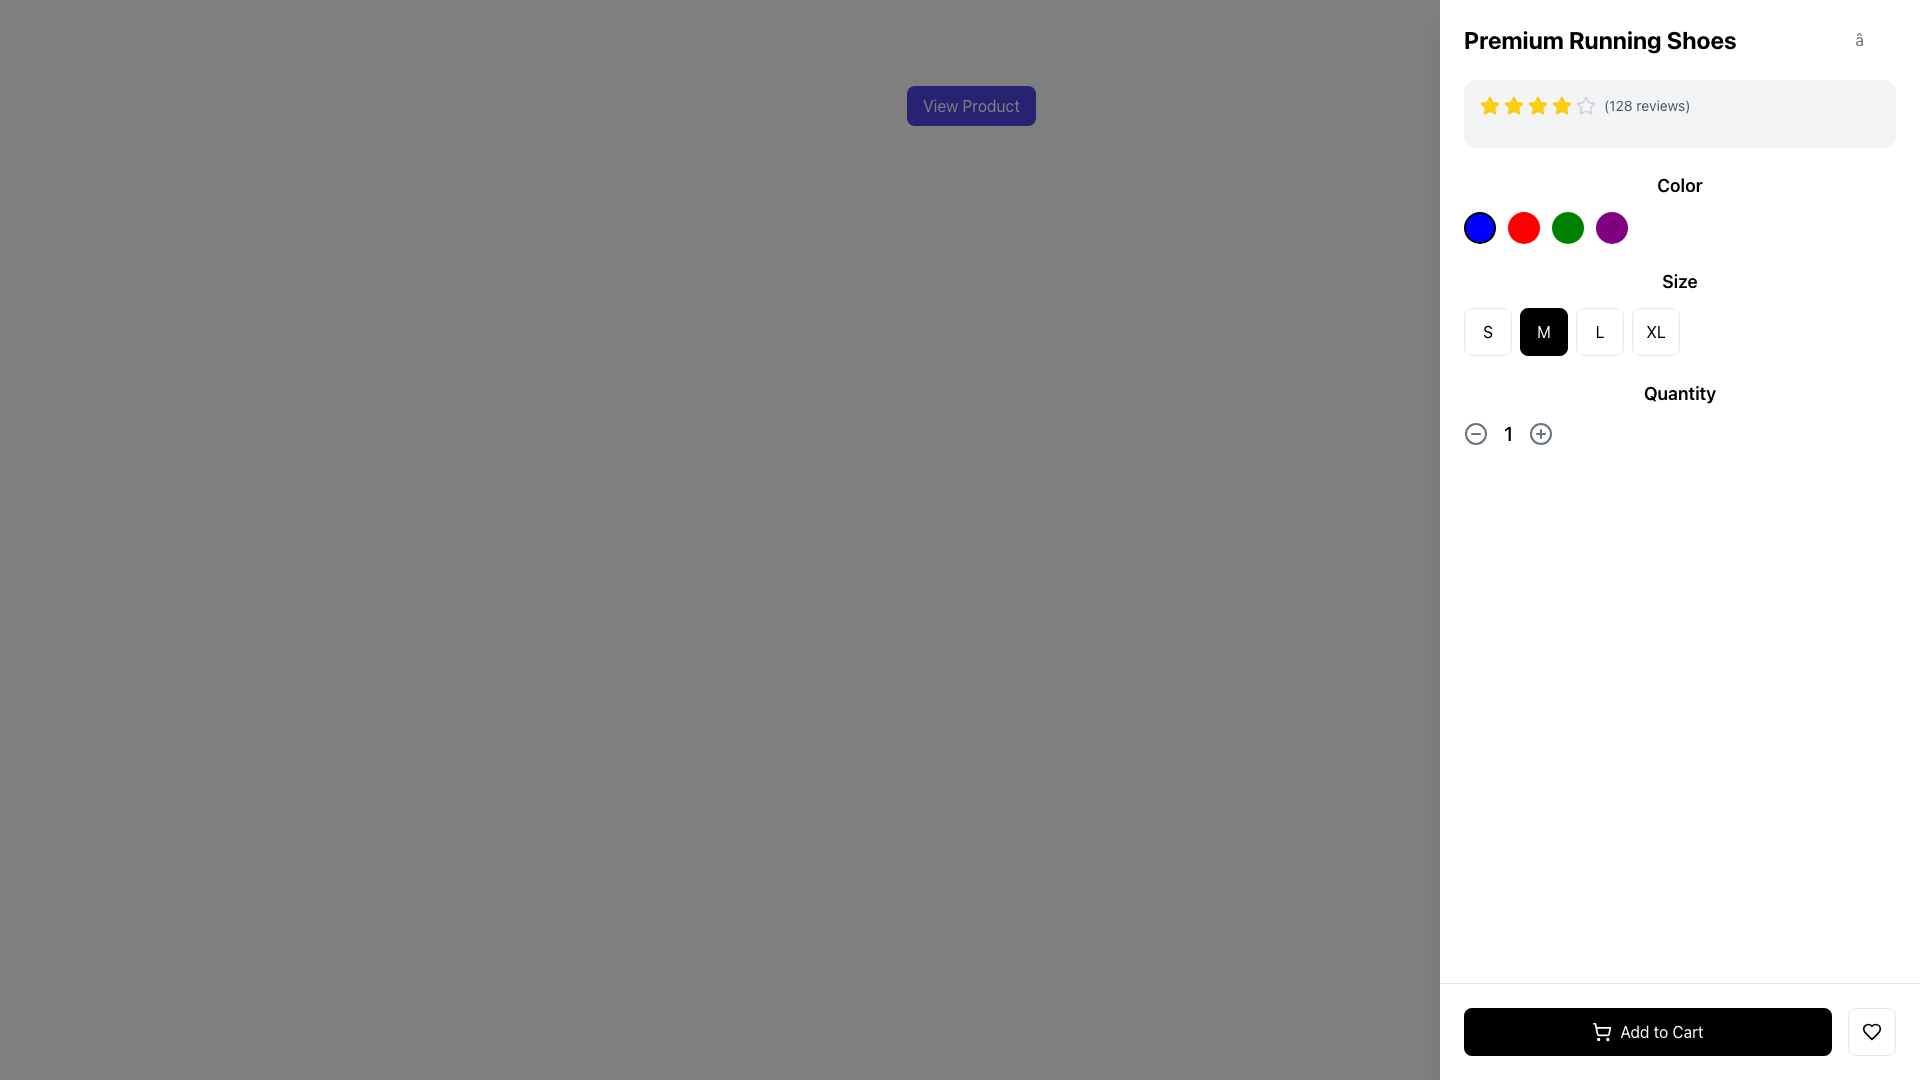 The width and height of the screenshot is (1920, 1080). Describe the element at coordinates (1584, 105) in the screenshot. I see `the fourth star-shaped icon in the rating system, which is light gray and located next to the title 'Premium Running Shoes'` at that location.